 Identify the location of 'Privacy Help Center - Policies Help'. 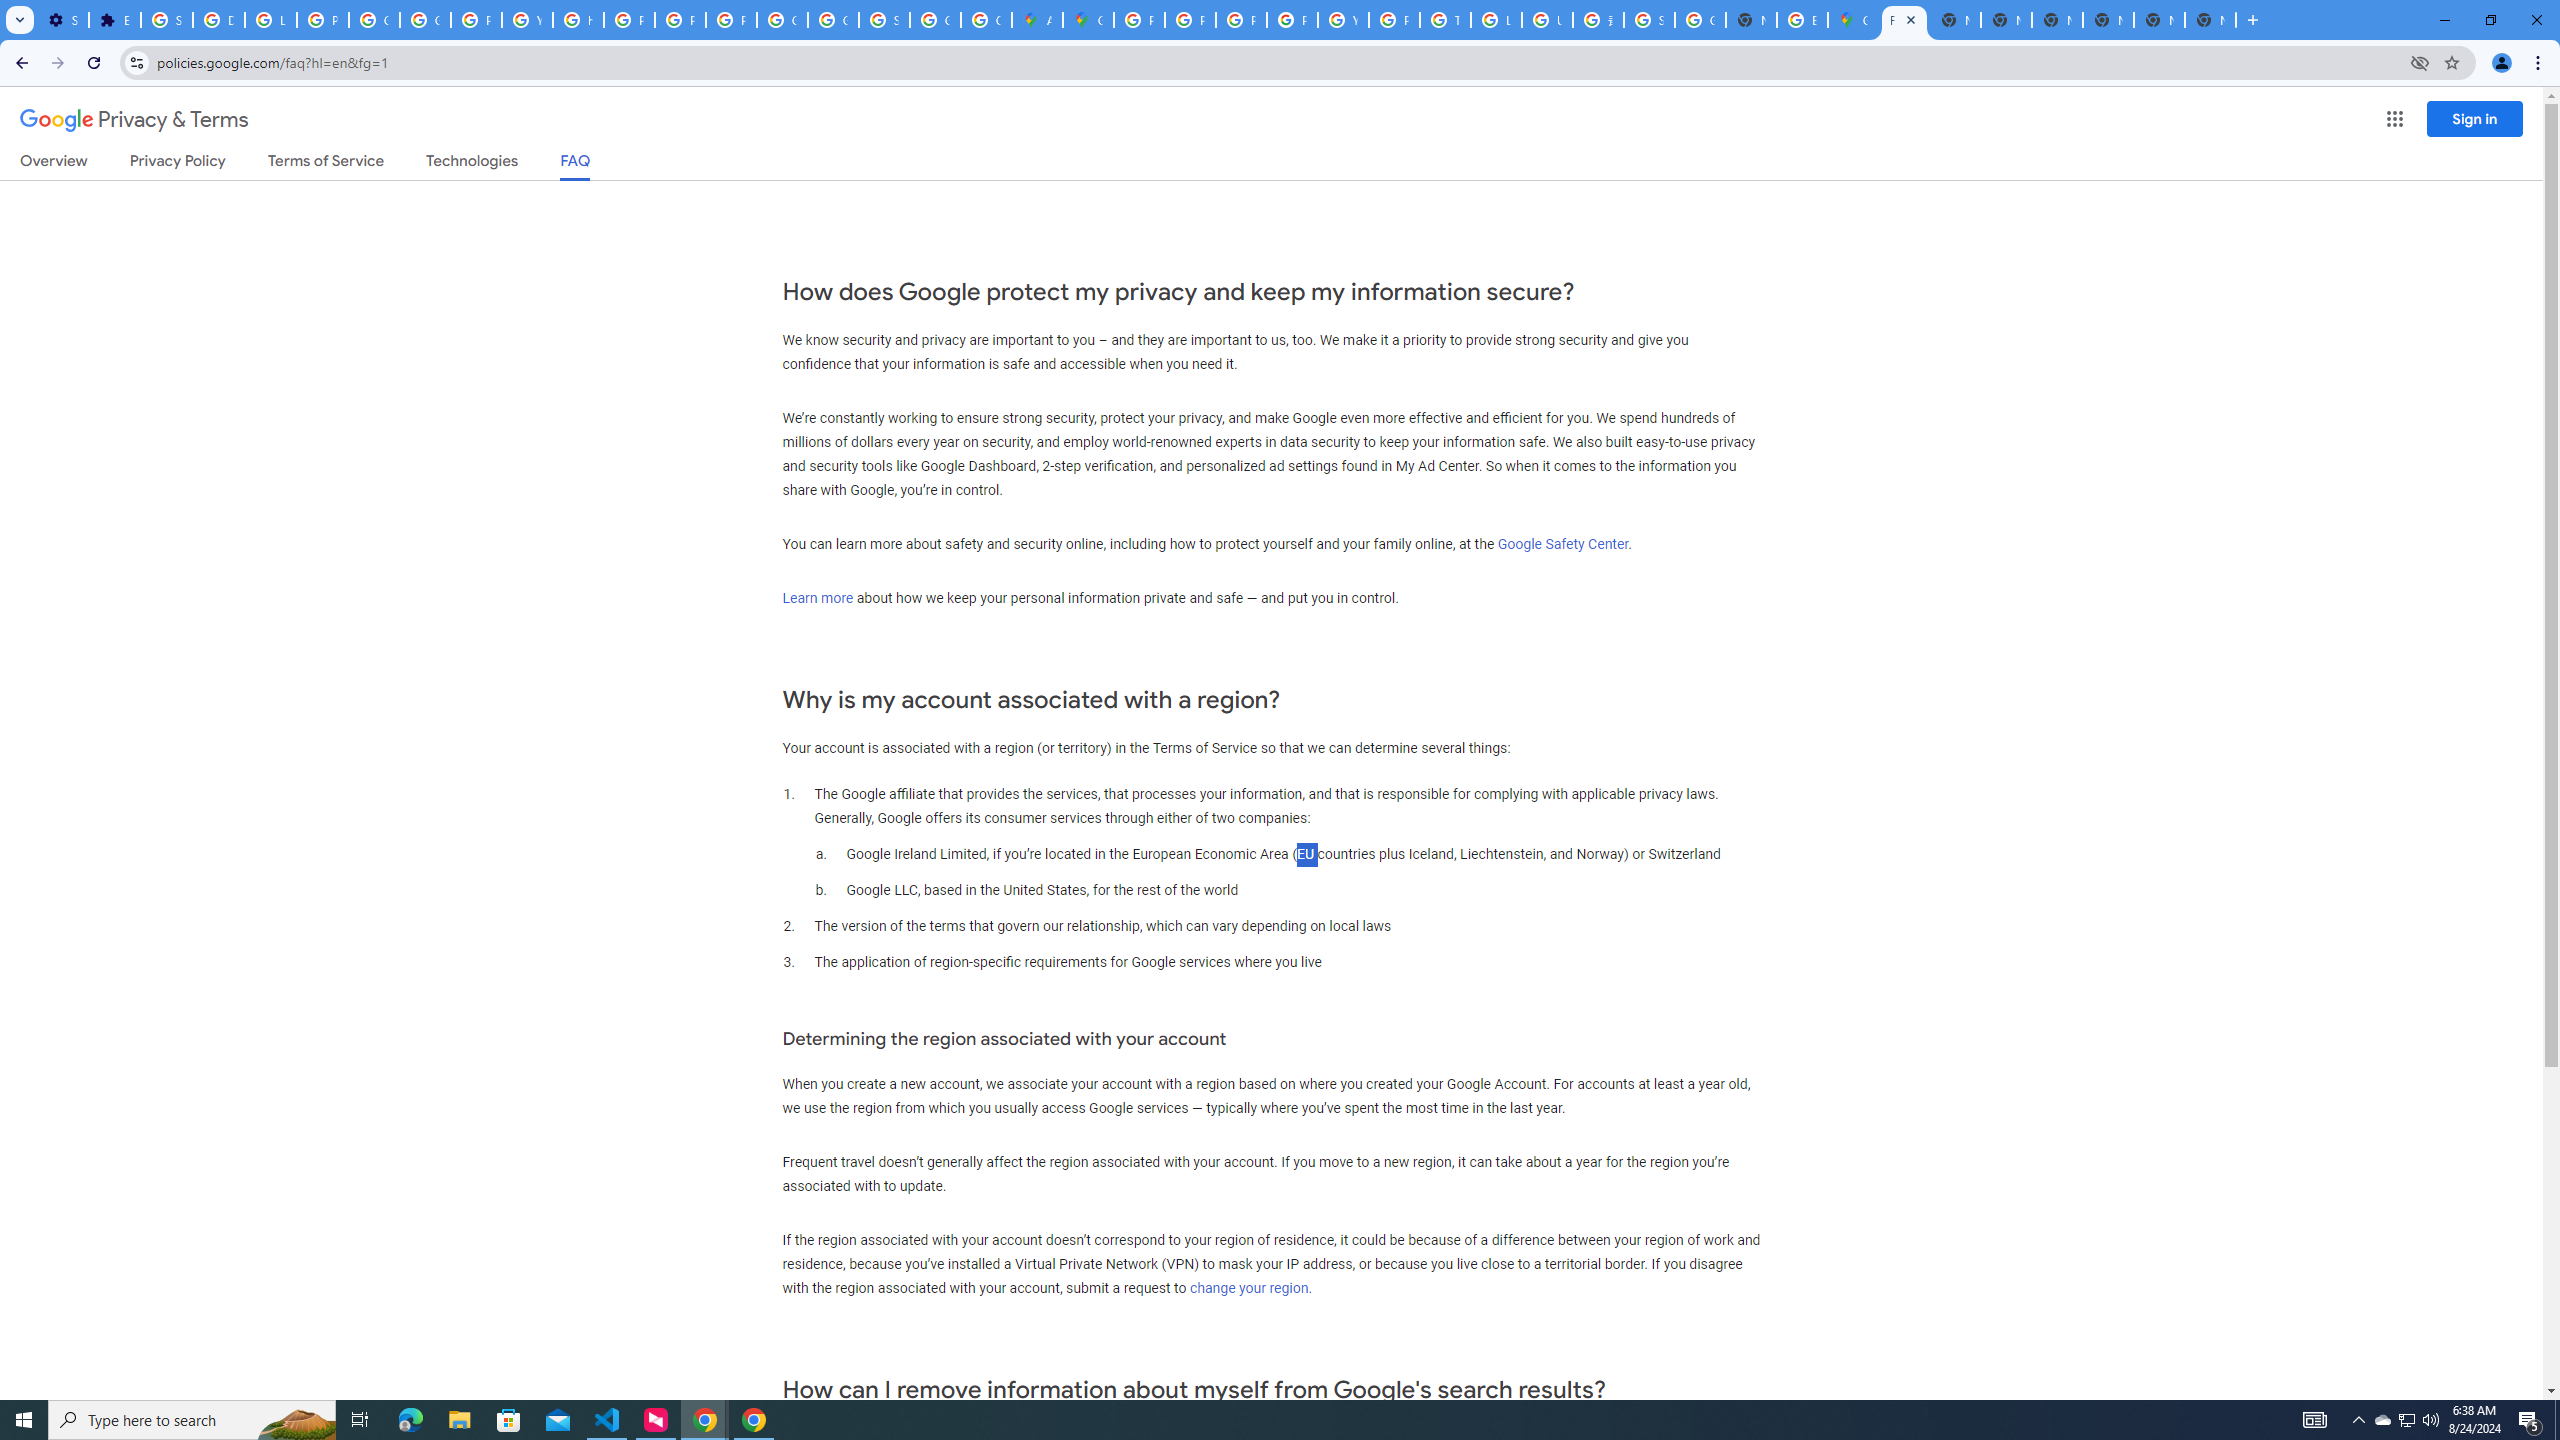
(1239, 19).